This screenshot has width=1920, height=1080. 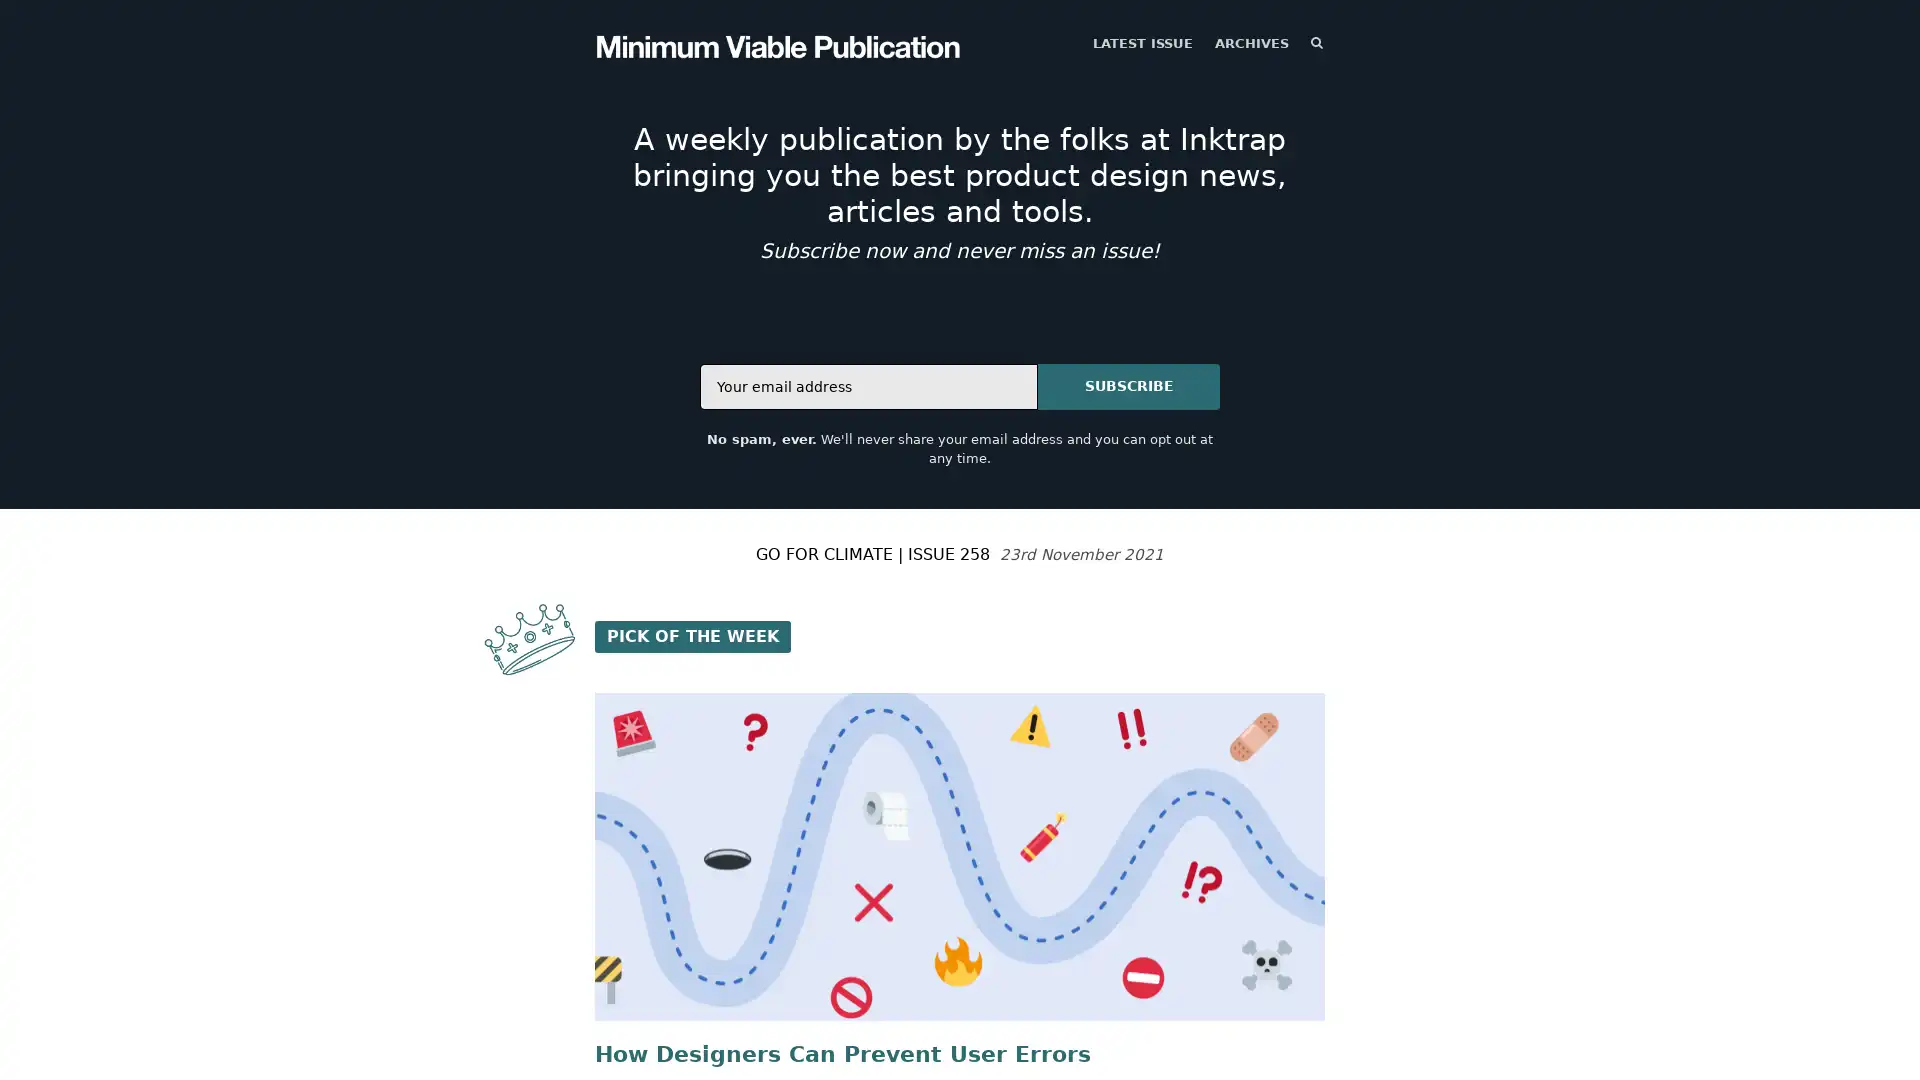 What do you see at coordinates (598, 4) in the screenshot?
I see `TOGGLE MENU` at bounding box center [598, 4].